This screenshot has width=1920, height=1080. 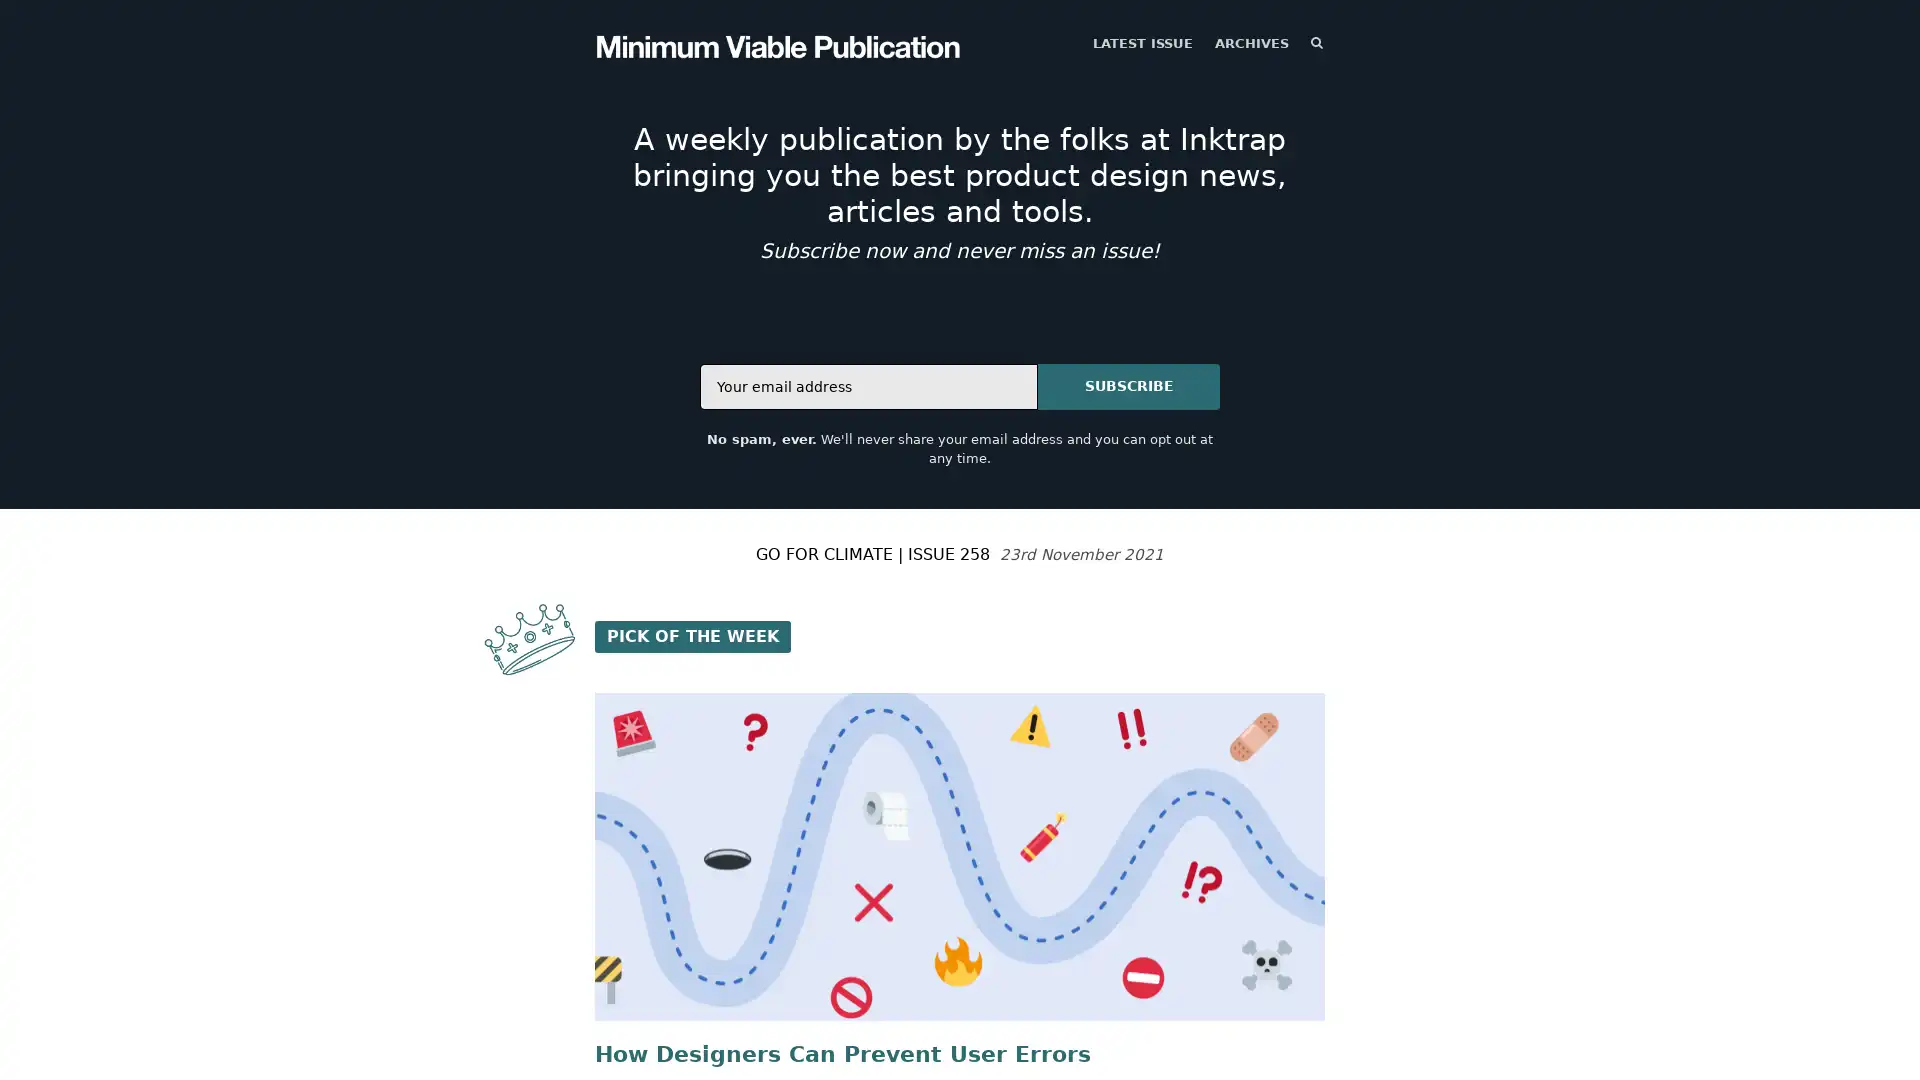 What do you see at coordinates (598, 4) in the screenshot?
I see `TOGGLE MENU` at bounding box center [598, 4].